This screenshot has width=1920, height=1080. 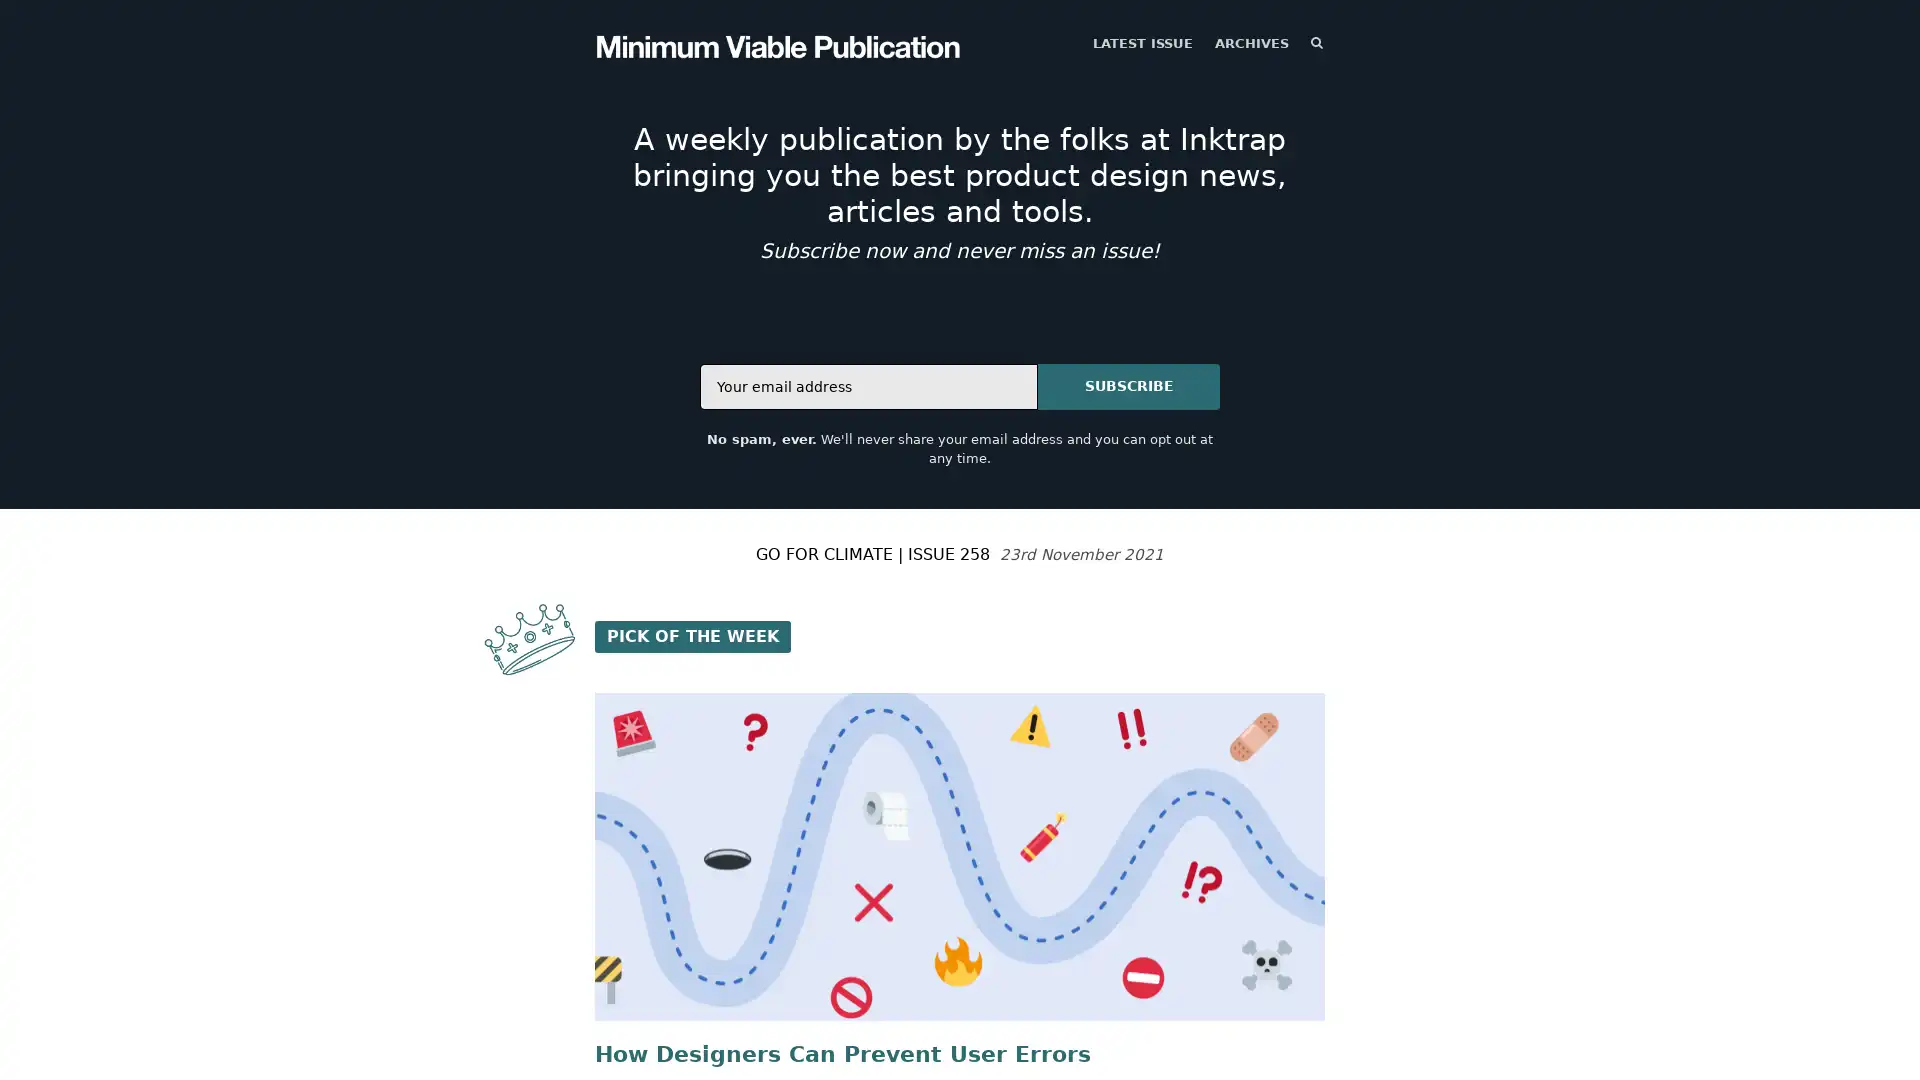 What do you see at coordinates (598, 4) in the screenshot?
I see `TOGGLE MENU` at bounding box center [598, 4].